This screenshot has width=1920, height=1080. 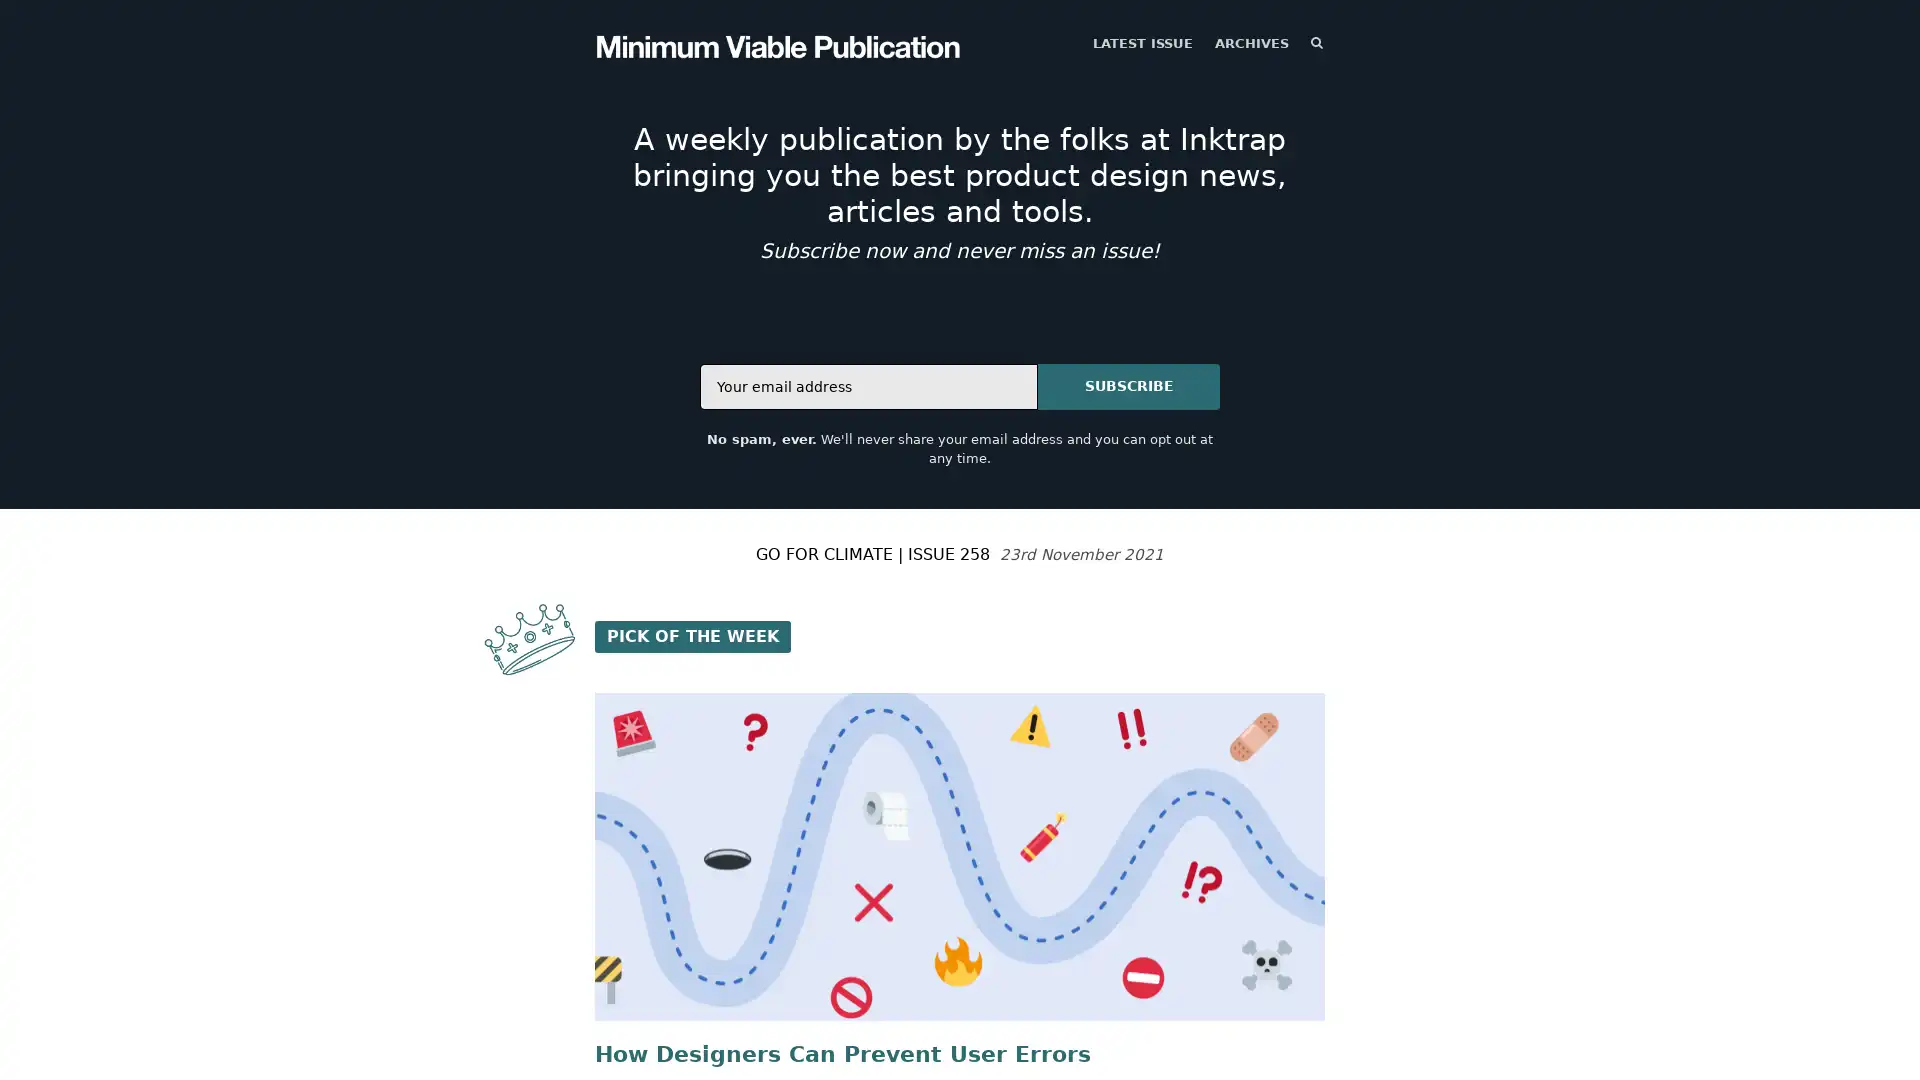 What do you see at coordinates (598, 4) in the screenshot?
I see `TOGGLE MENU` at bounding box center [598, 4].